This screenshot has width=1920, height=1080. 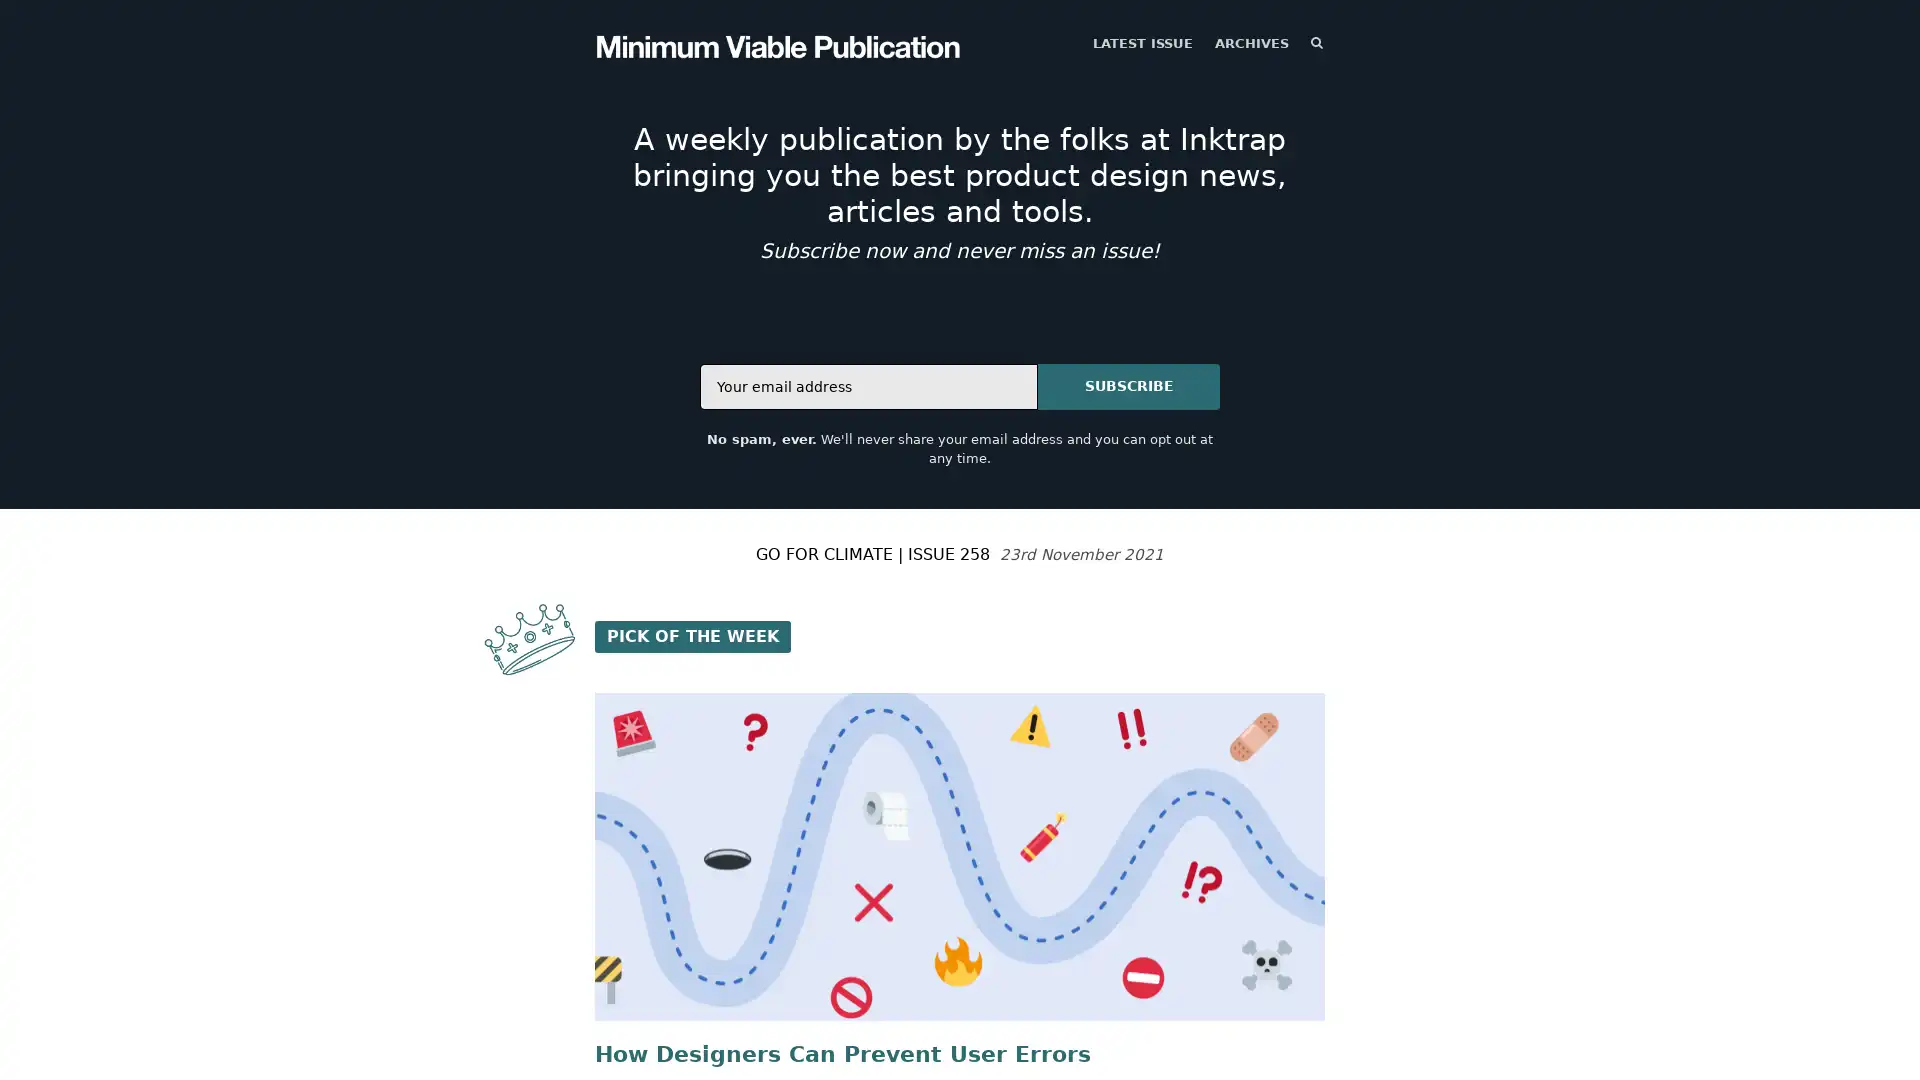 What do you see at coordinates (598, 4) in the screenshot?
I see `TOGGLE MENU` at bounding box center [598, 4].